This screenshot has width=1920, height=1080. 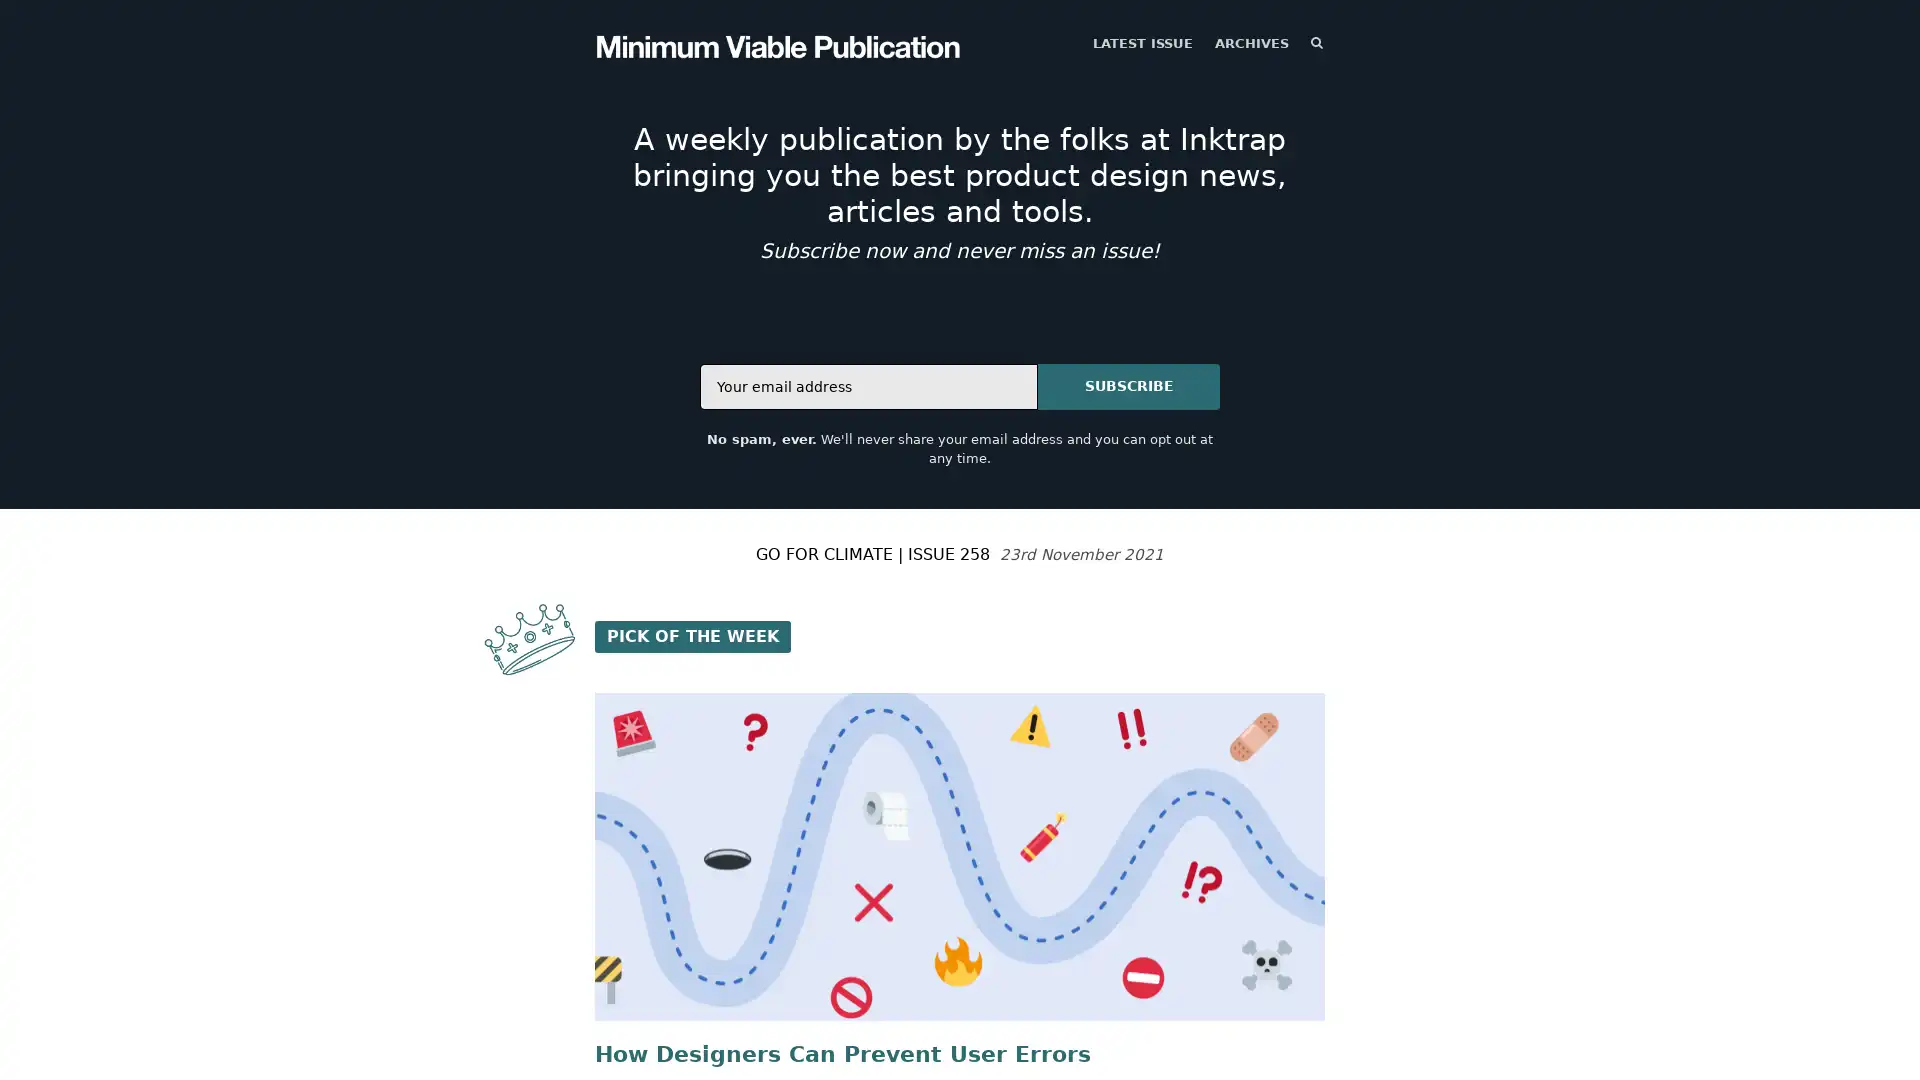 What do you see at coordinates (598, 4) in the screenshot?
I see `TOGGLE MENU` at bounding box center [598, 4].